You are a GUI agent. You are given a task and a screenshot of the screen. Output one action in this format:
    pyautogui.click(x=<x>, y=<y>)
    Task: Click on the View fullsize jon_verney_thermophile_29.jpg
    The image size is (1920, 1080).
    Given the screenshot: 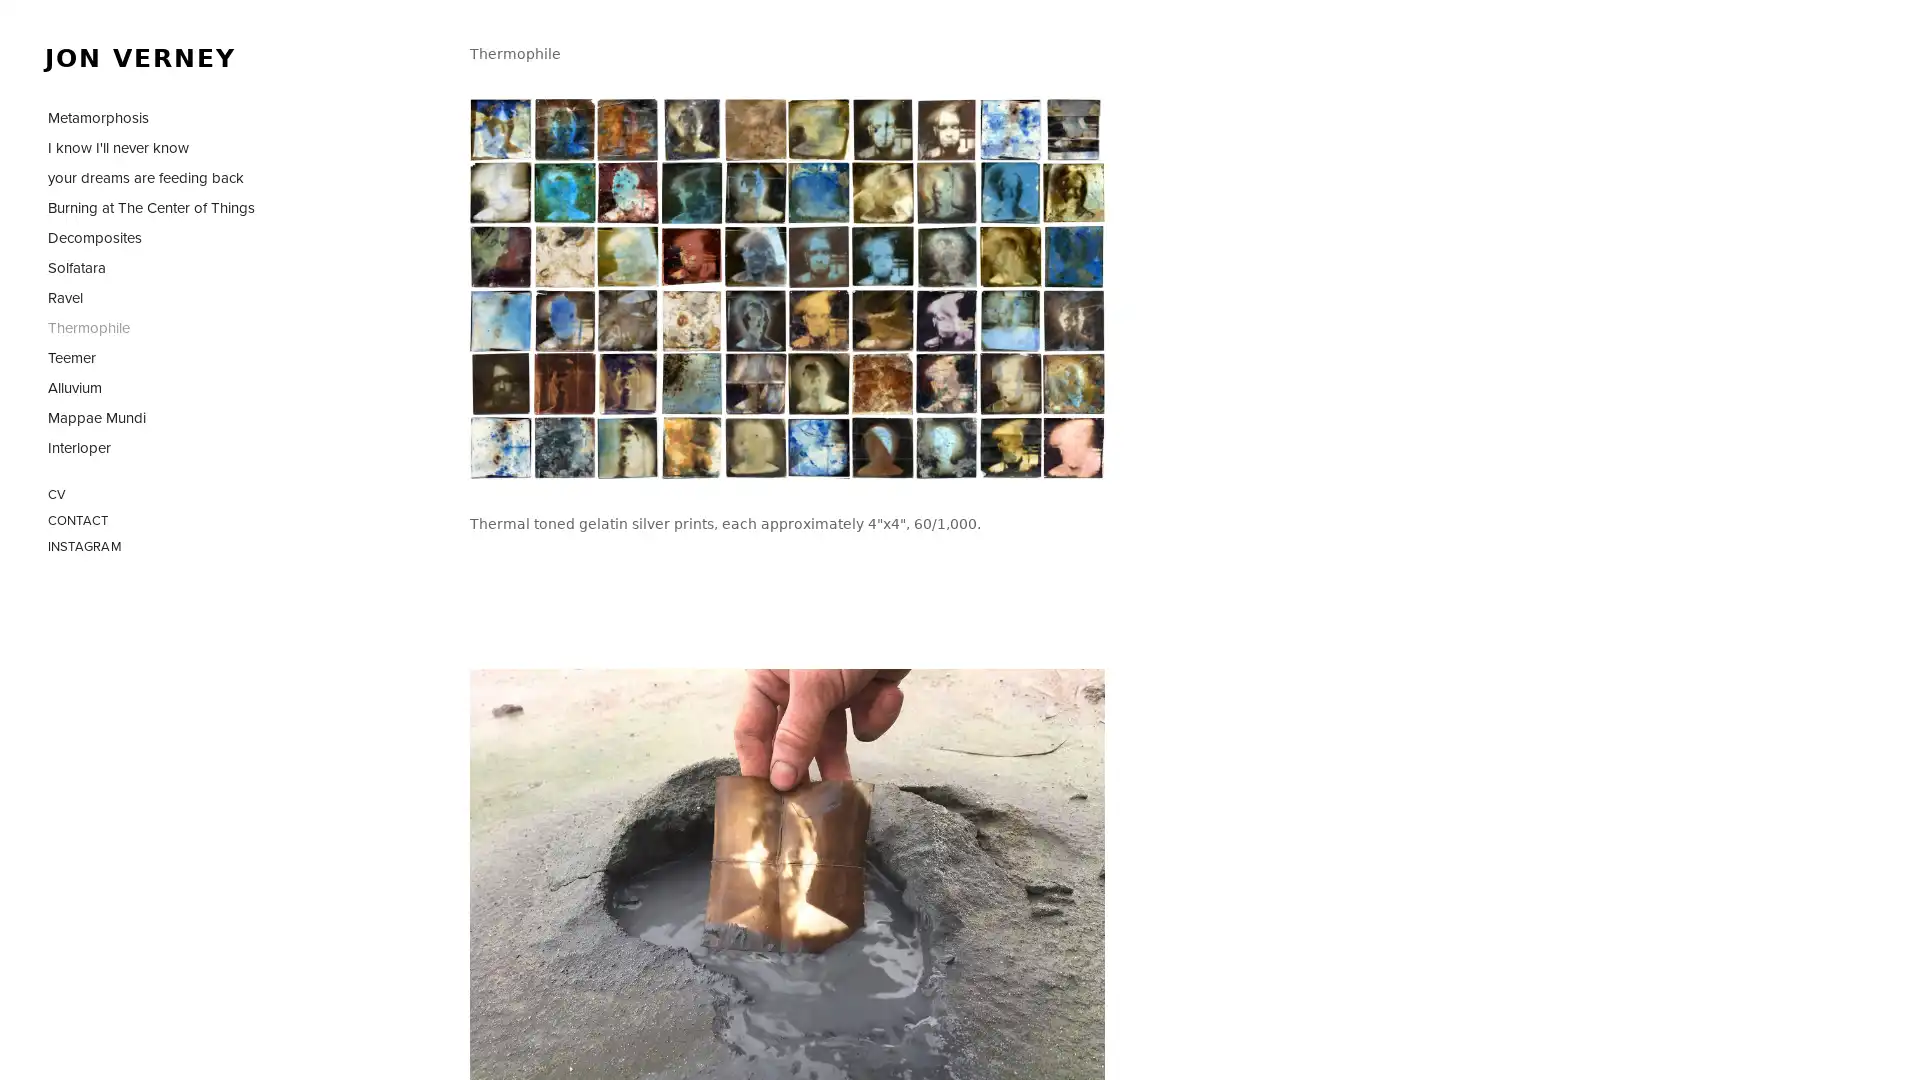 What is the action you would take?
    pyautogui.click(x=1009, y=319)
    